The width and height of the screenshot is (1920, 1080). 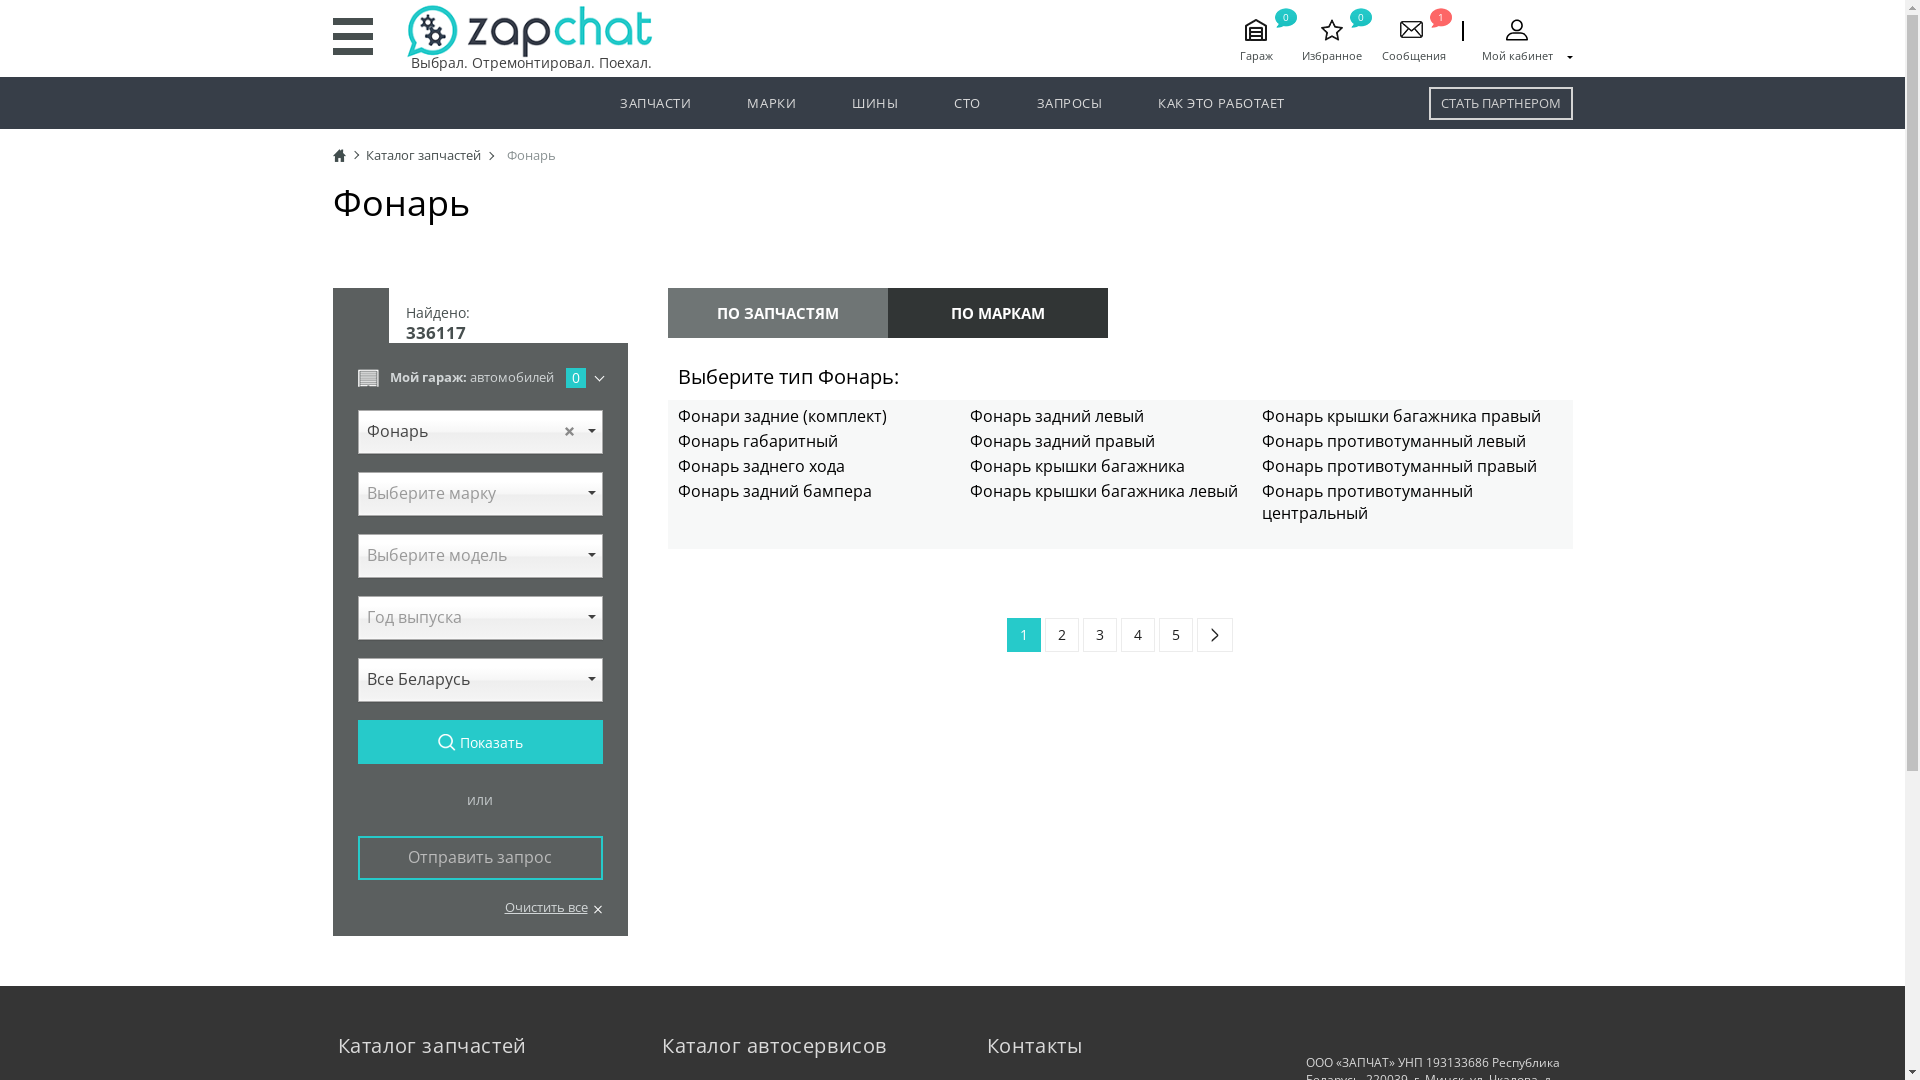 What do you see at coordinates (1213, 635) in the screenshot?
I see `'>'` at bounding box center [1213, 635].